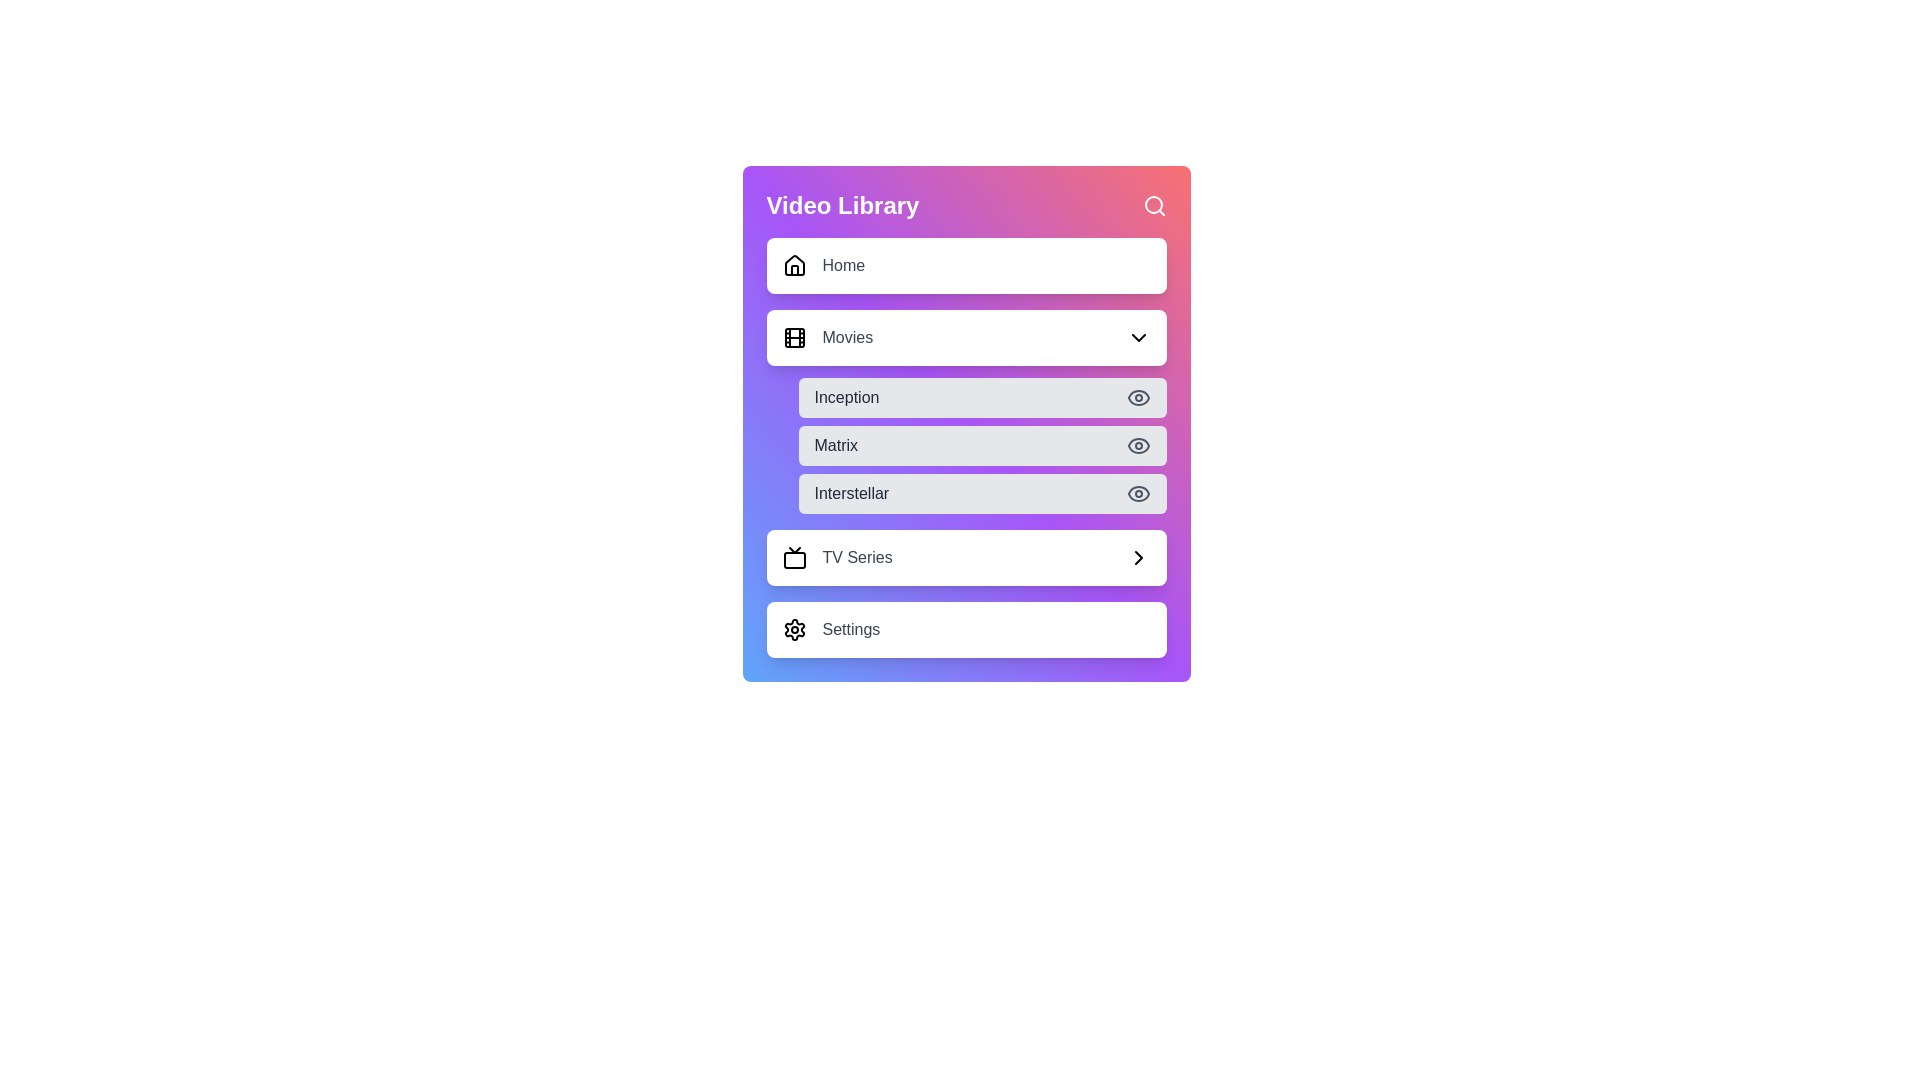  I want to click on the decorative 'Home' icon located in the top-left portion of the application interface, which enhances usability and recognition of the associated menu item, so click(793, 264).